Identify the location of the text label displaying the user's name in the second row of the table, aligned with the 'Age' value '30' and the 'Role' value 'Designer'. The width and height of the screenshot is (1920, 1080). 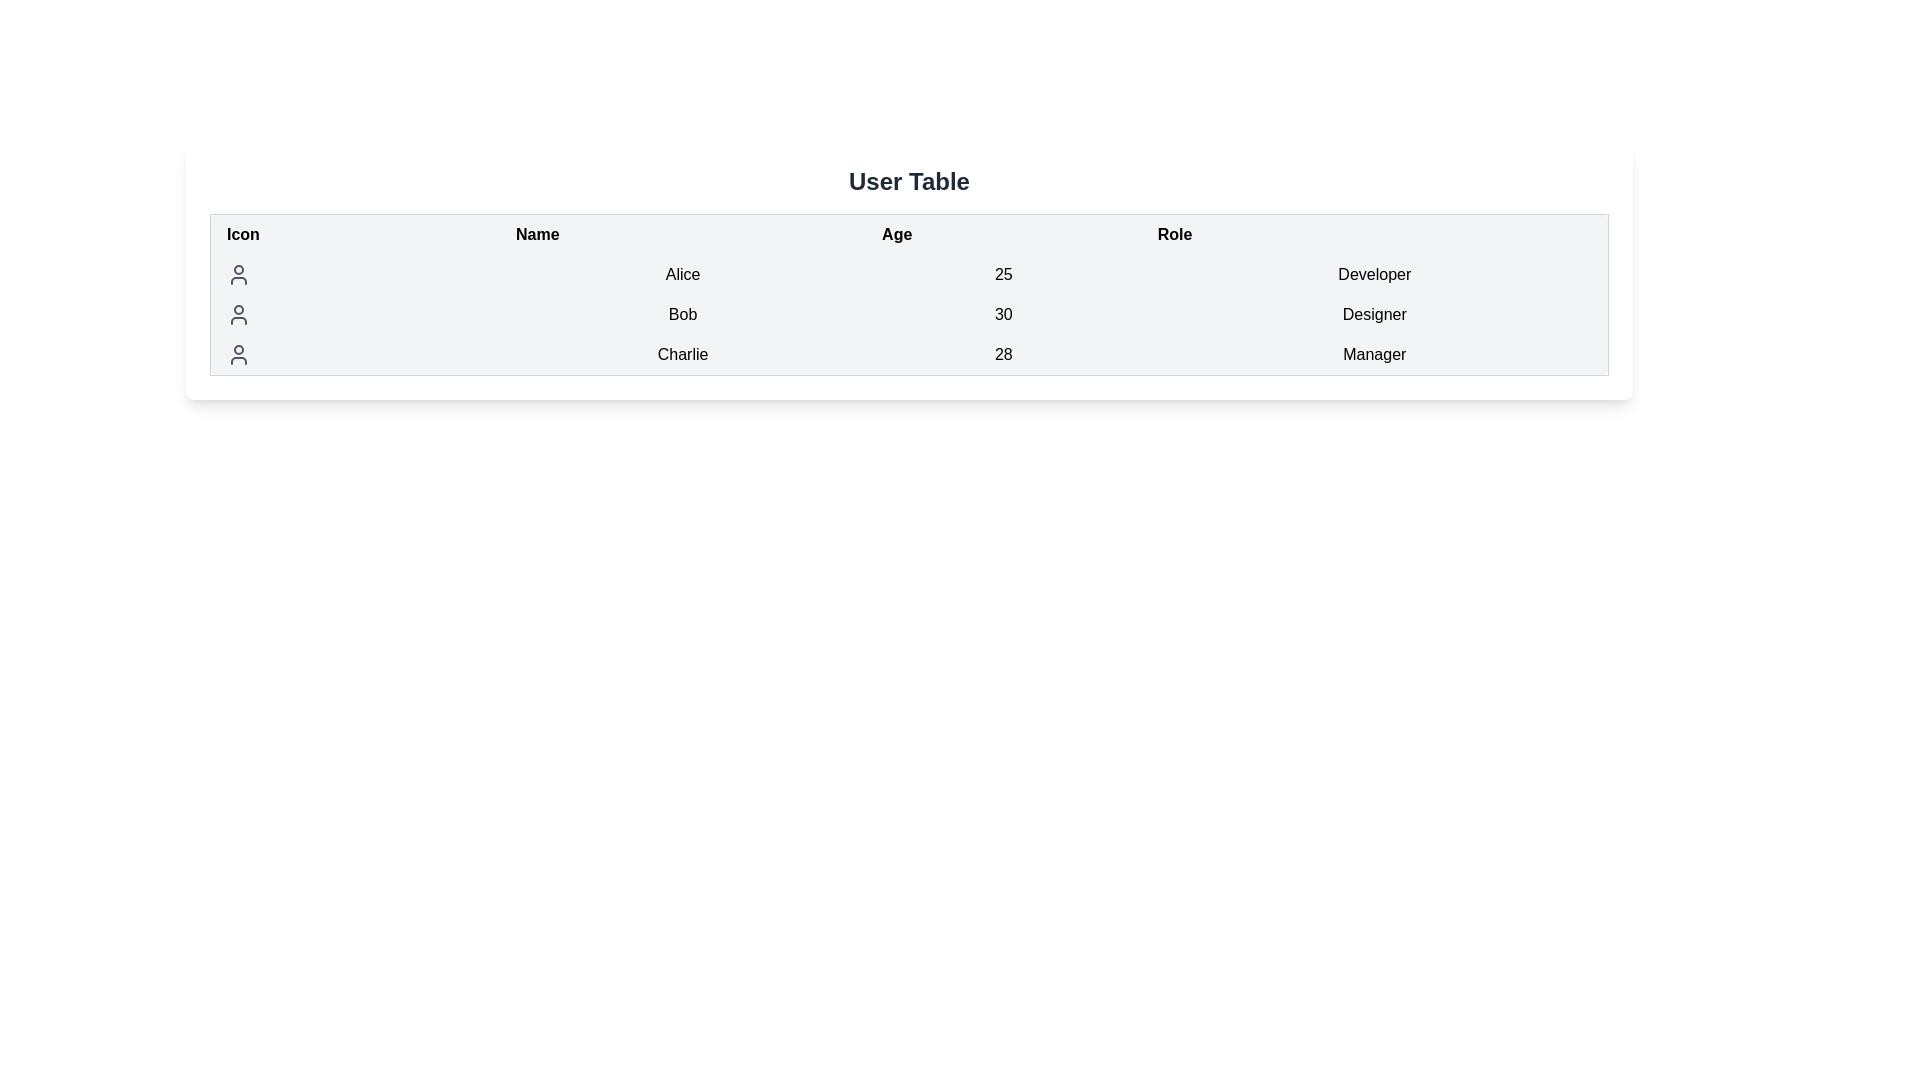
(683, 315).